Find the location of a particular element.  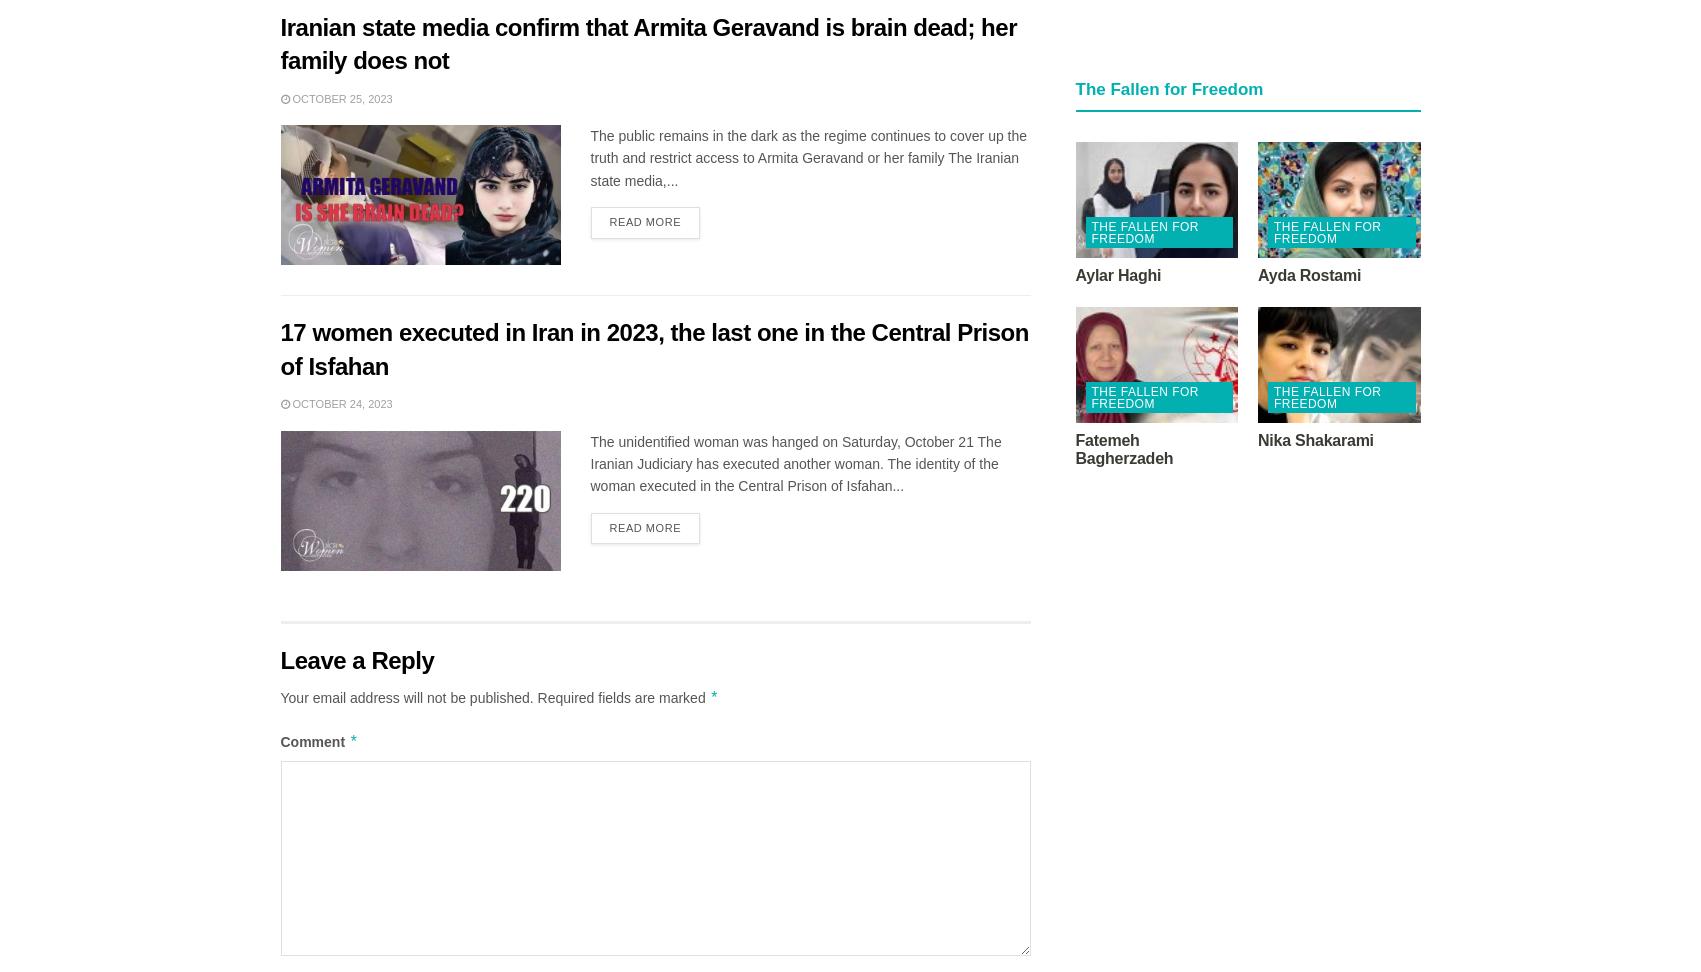

'The public remains in the dark as the regime continues to cover up the truth and restrict access to Armita Geravand or her family The Iranian state media,...' is located at coordinates (808, 158).